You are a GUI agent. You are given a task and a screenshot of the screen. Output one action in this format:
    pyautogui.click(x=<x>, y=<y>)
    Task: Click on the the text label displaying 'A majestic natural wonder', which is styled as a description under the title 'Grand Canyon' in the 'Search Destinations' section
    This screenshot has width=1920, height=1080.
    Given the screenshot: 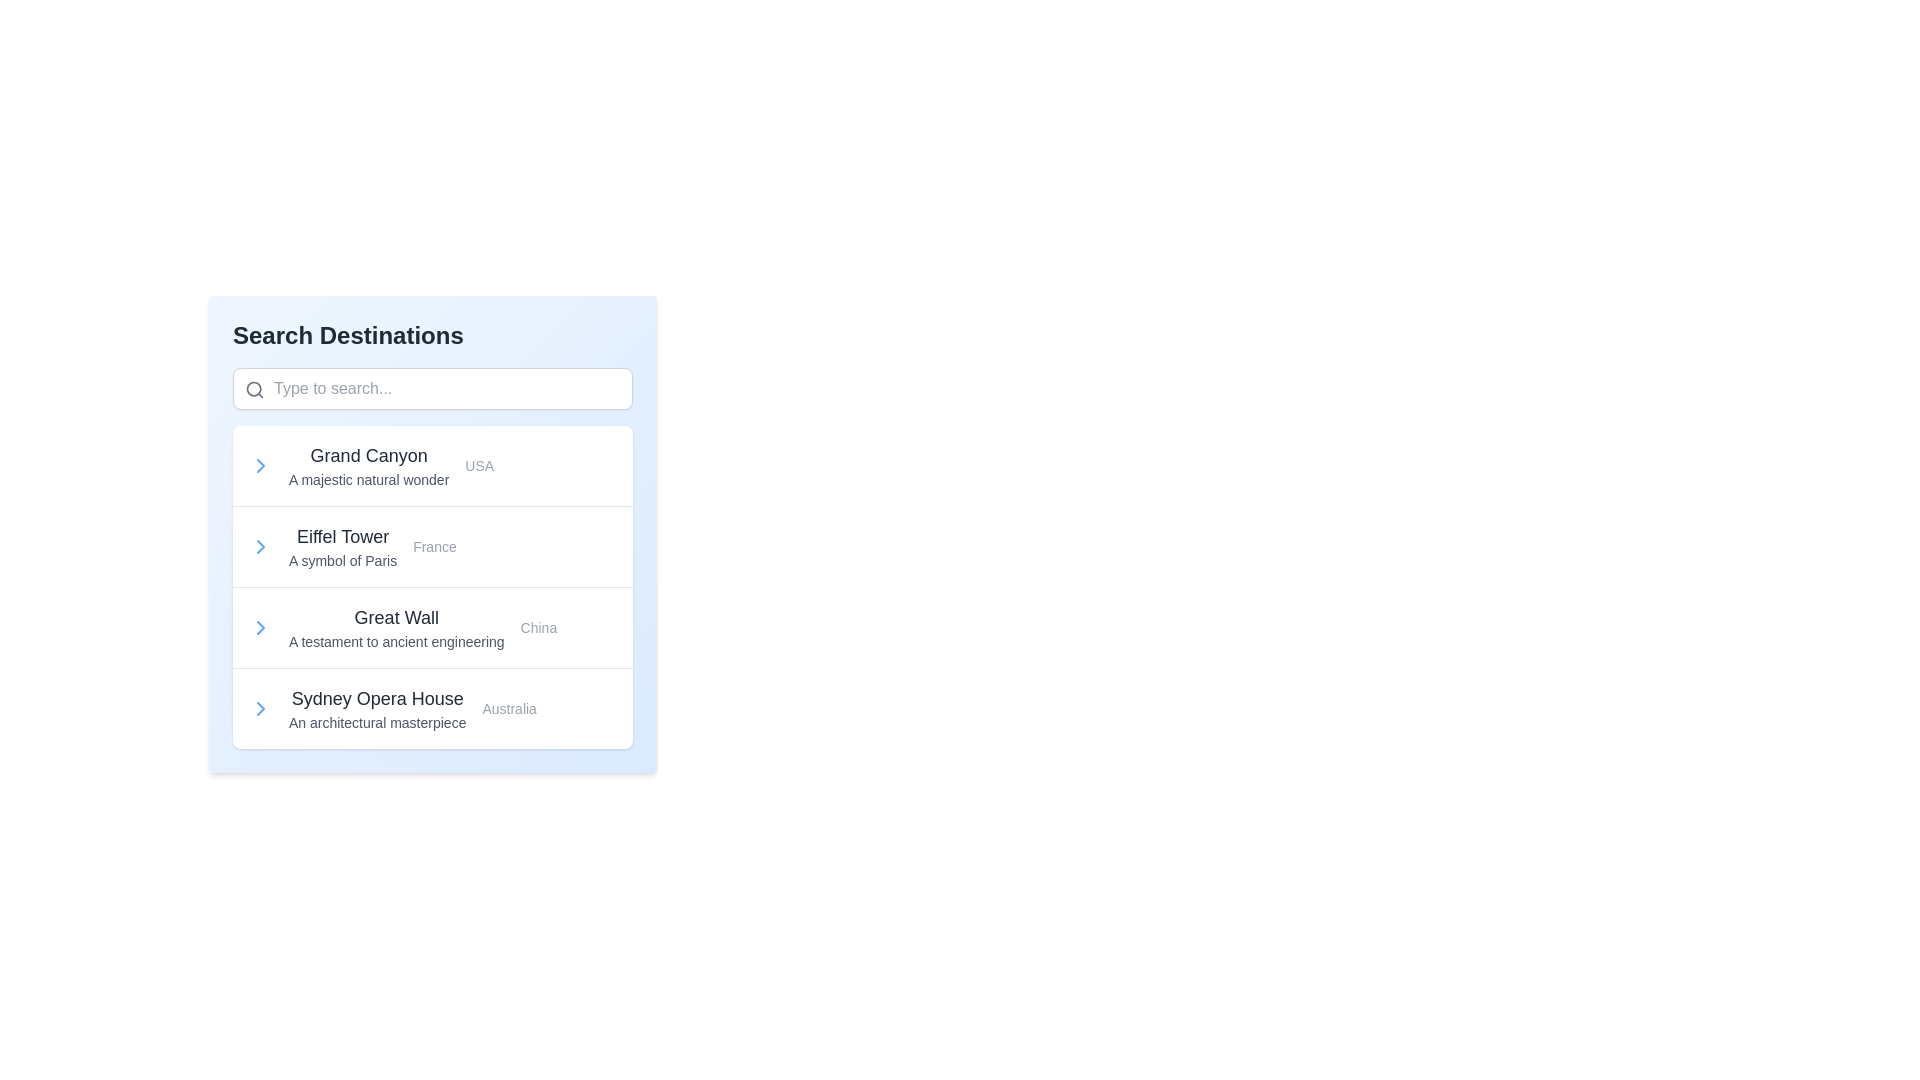 What is the action you would take?
    pyautogui.click(x=369, y=479)
    